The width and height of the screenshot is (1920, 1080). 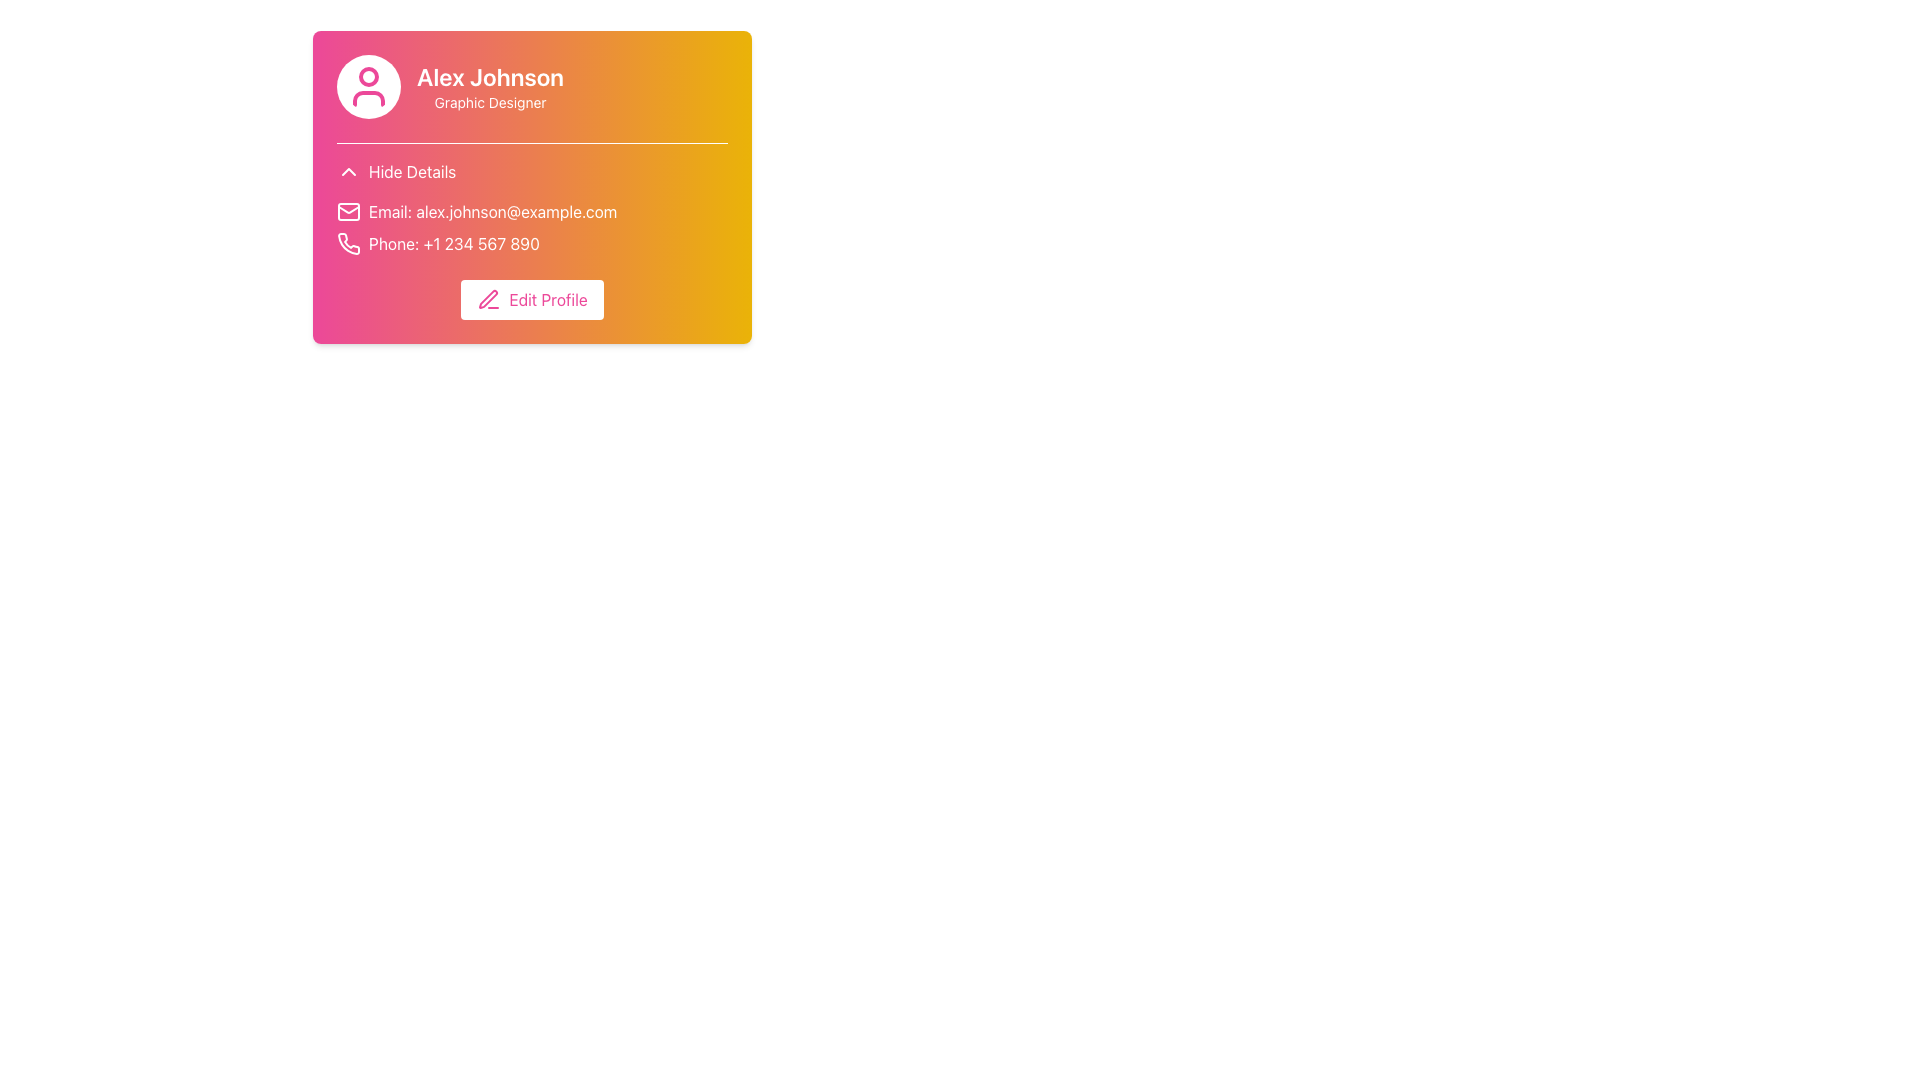 What do you see at coordinates (349, 212) in the screenshot?
I see `the inner envelope part of the pinkish-red mail icon located in the user detail card to the left of the email address text` at bounding box center [349, 212].